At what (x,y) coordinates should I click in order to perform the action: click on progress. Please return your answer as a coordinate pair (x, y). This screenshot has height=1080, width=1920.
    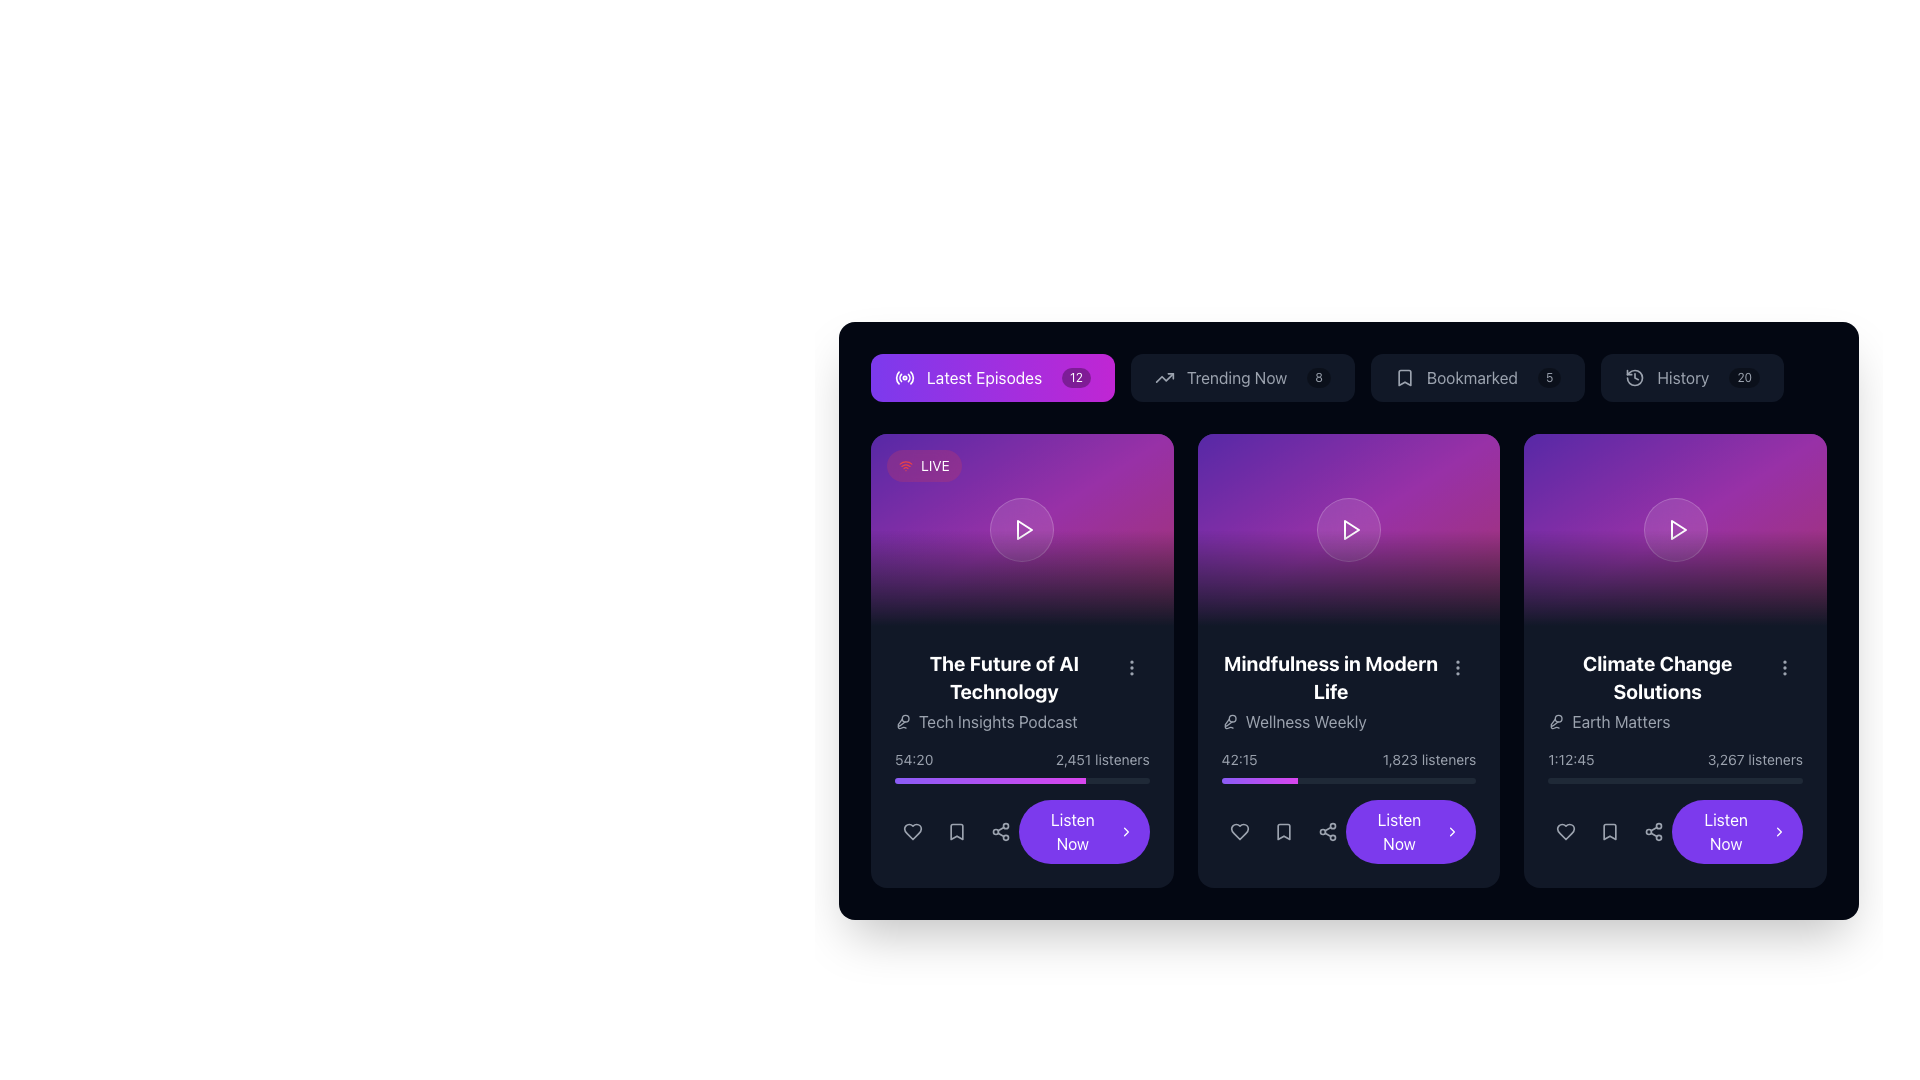
    Looking at the image, I should click on (1244, 779).